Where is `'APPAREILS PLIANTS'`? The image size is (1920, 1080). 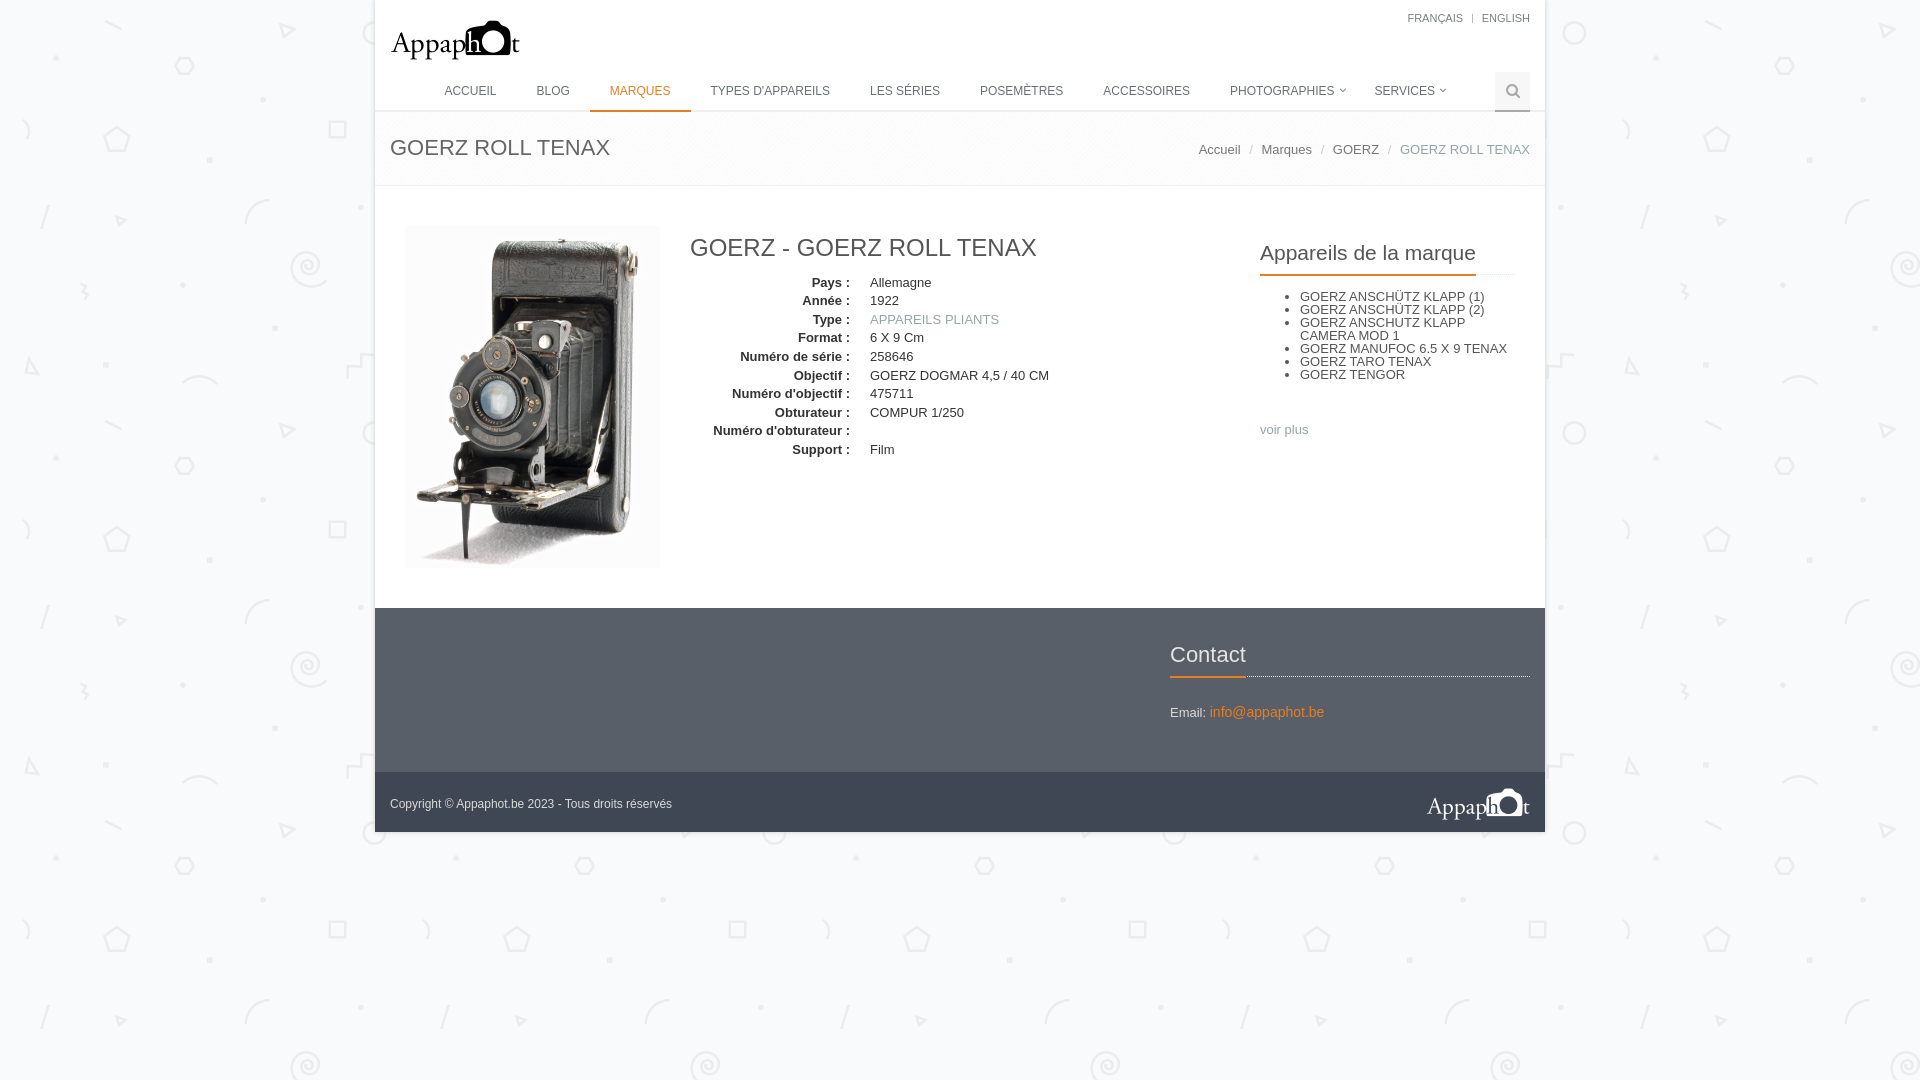
'APPAREILS PLIANTS' is located at coordinates (933, 318).